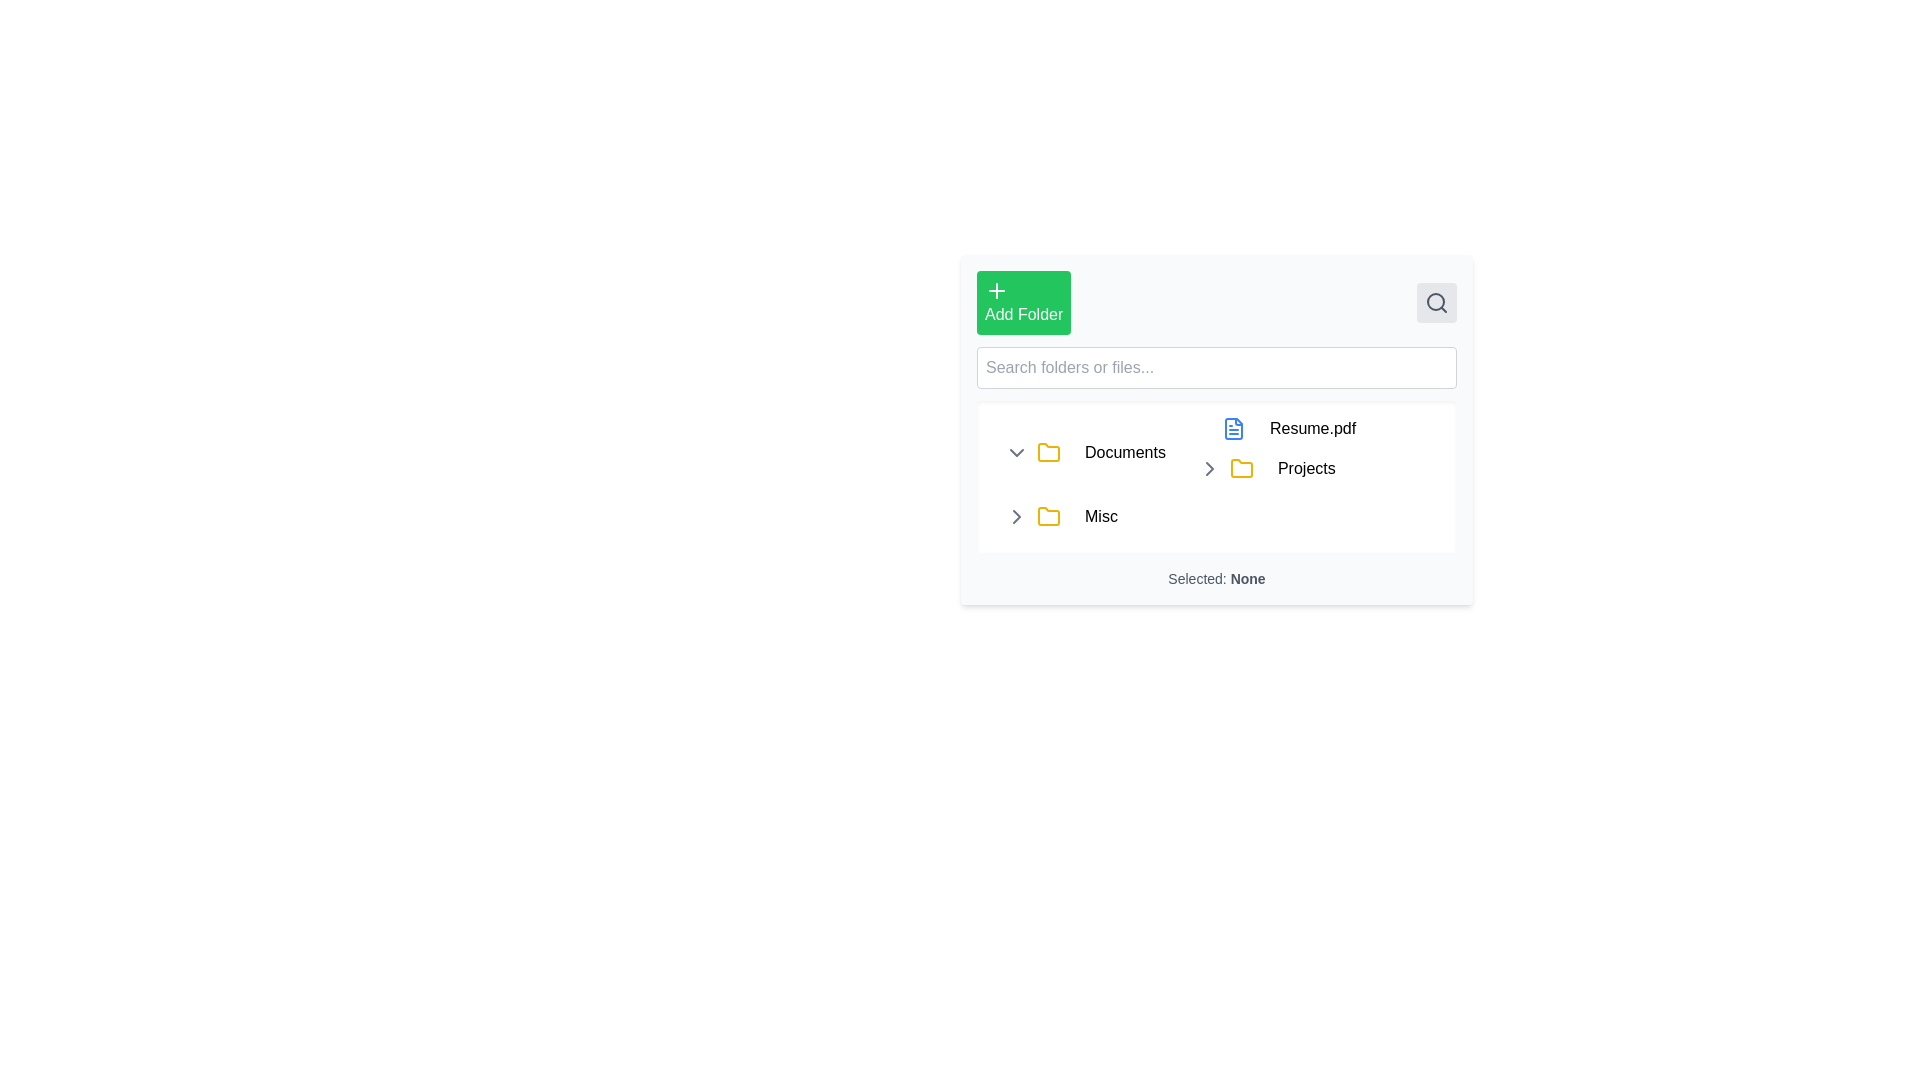 The image size is (1920, 1080). I want to click on the search button, which is a light gray rectangular button with rounded corners and a magnifying glass icon, located to the right of the 'Add Folder' button, so click(1435, 303).